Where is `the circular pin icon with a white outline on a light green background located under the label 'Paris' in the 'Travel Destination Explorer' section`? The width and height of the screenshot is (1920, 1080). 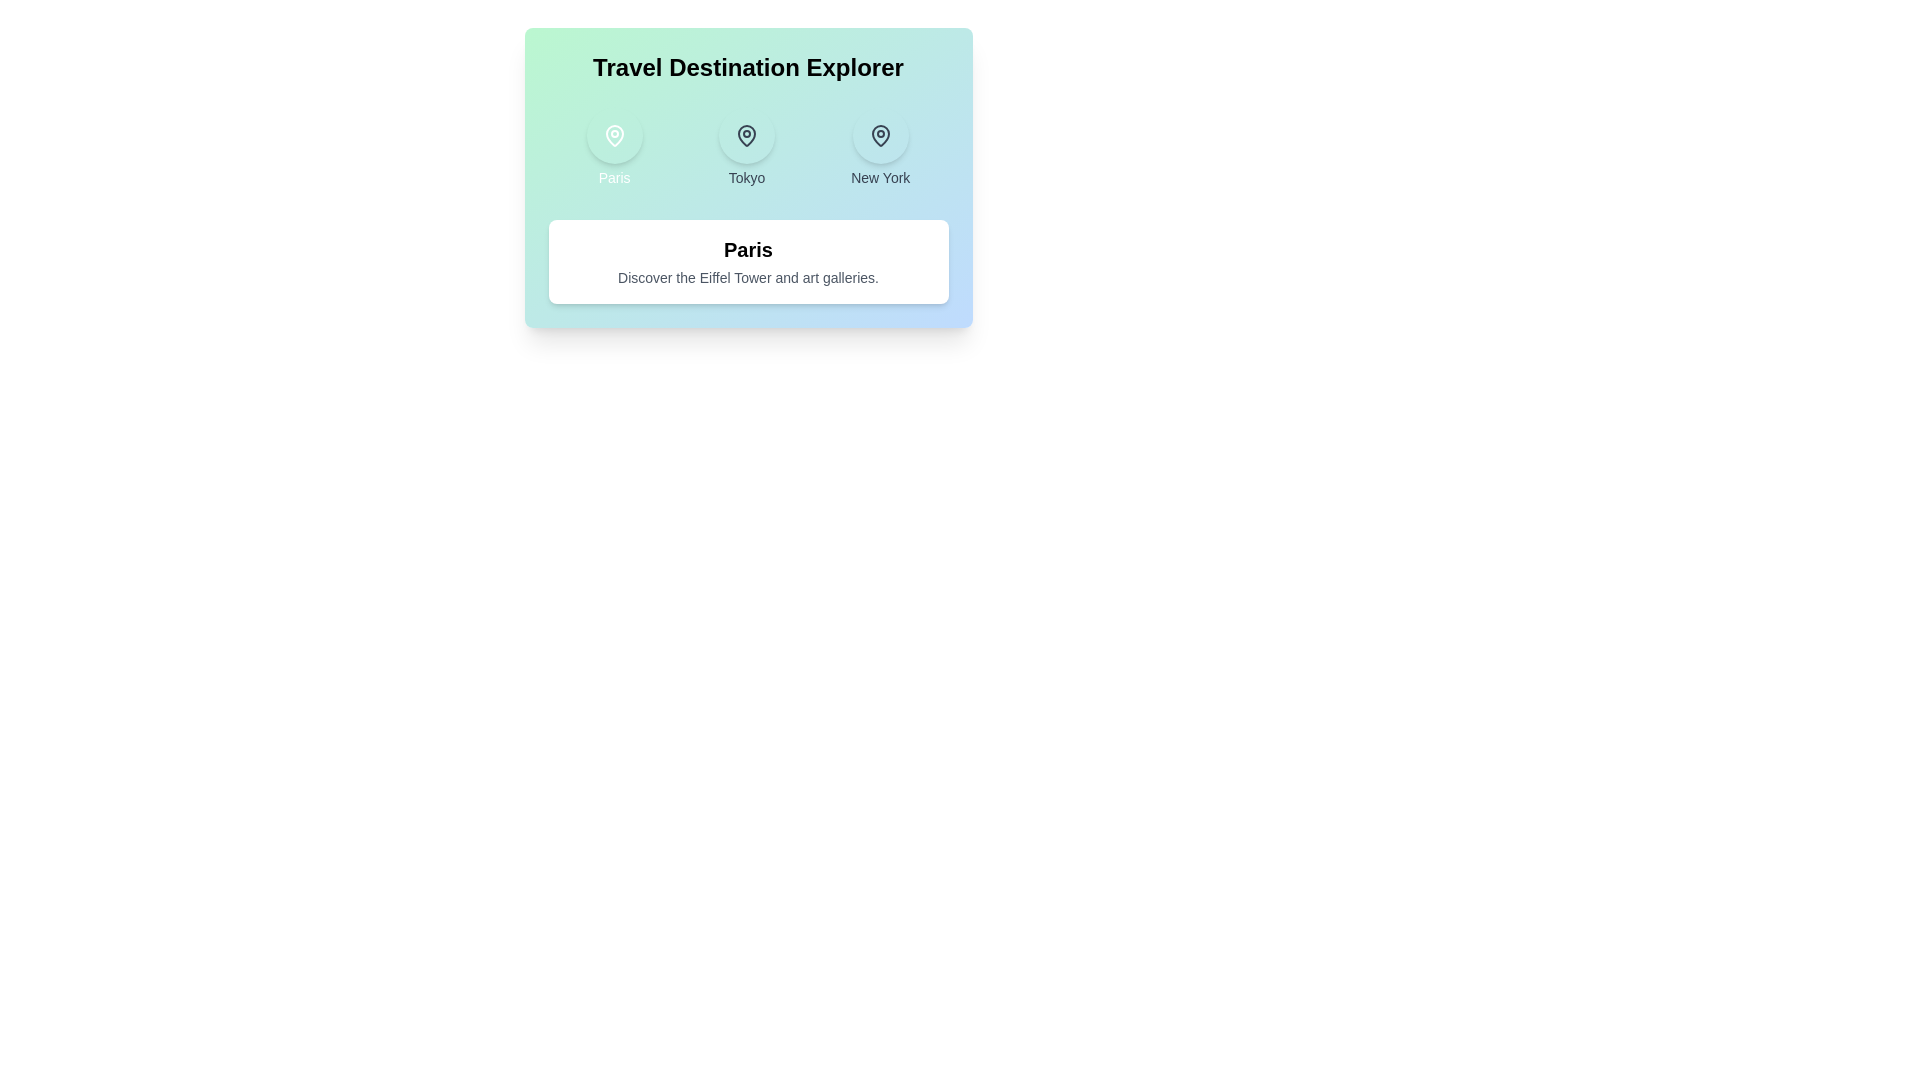 the circular pin icon with a white outline on a light green background located under the label 'Paris' in the 'Travel Destination Explorer' section is located at coordinates (613, 135).